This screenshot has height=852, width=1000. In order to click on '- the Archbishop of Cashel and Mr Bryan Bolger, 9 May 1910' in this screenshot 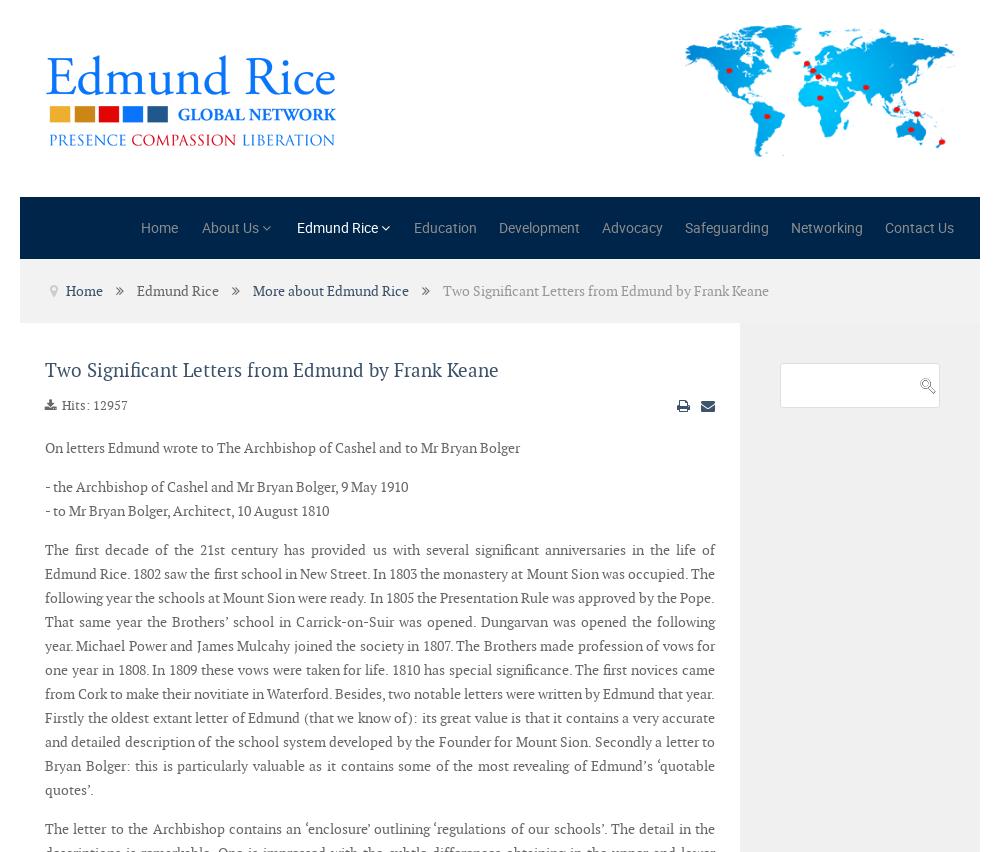, I will do `click(45, 487)`.